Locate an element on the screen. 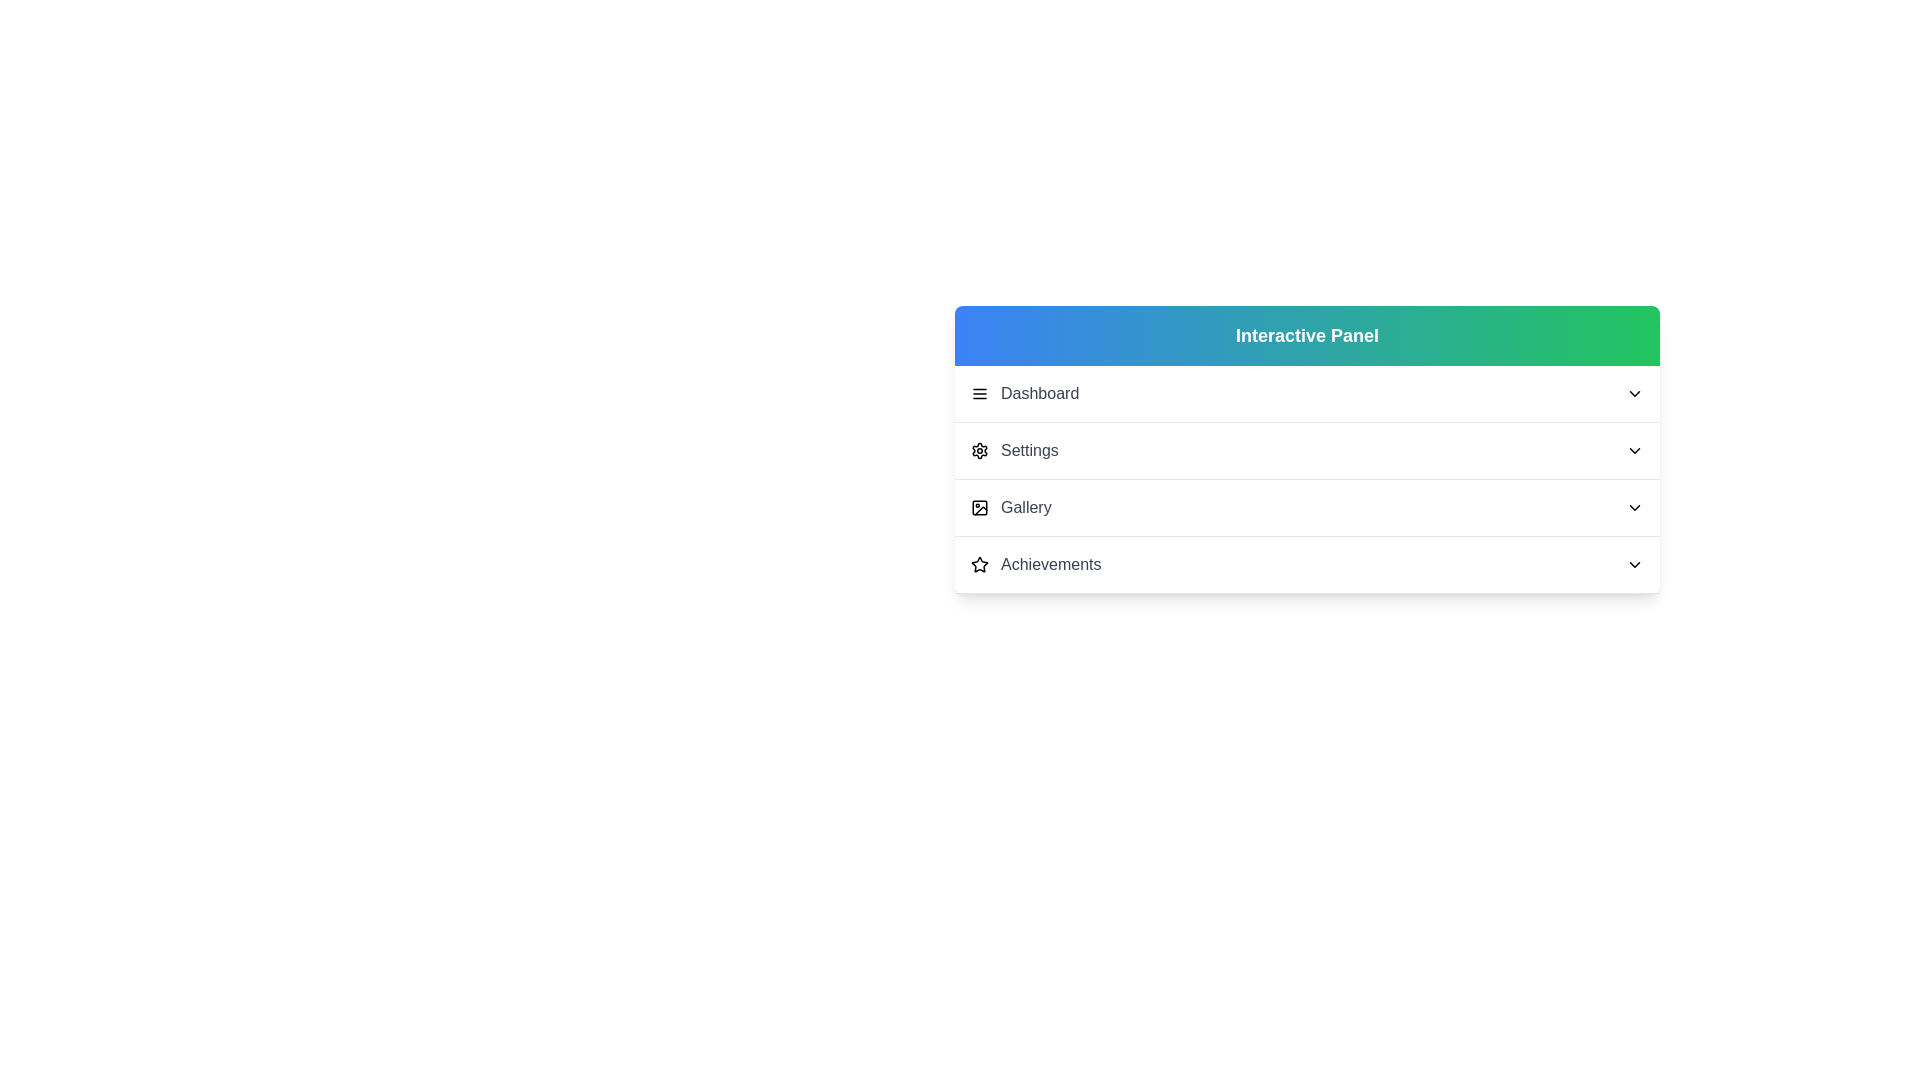  the downward-pointing chevron icon located at the far right end of the 'Dashboard' menu entry is located at coordinates (1635, 393).